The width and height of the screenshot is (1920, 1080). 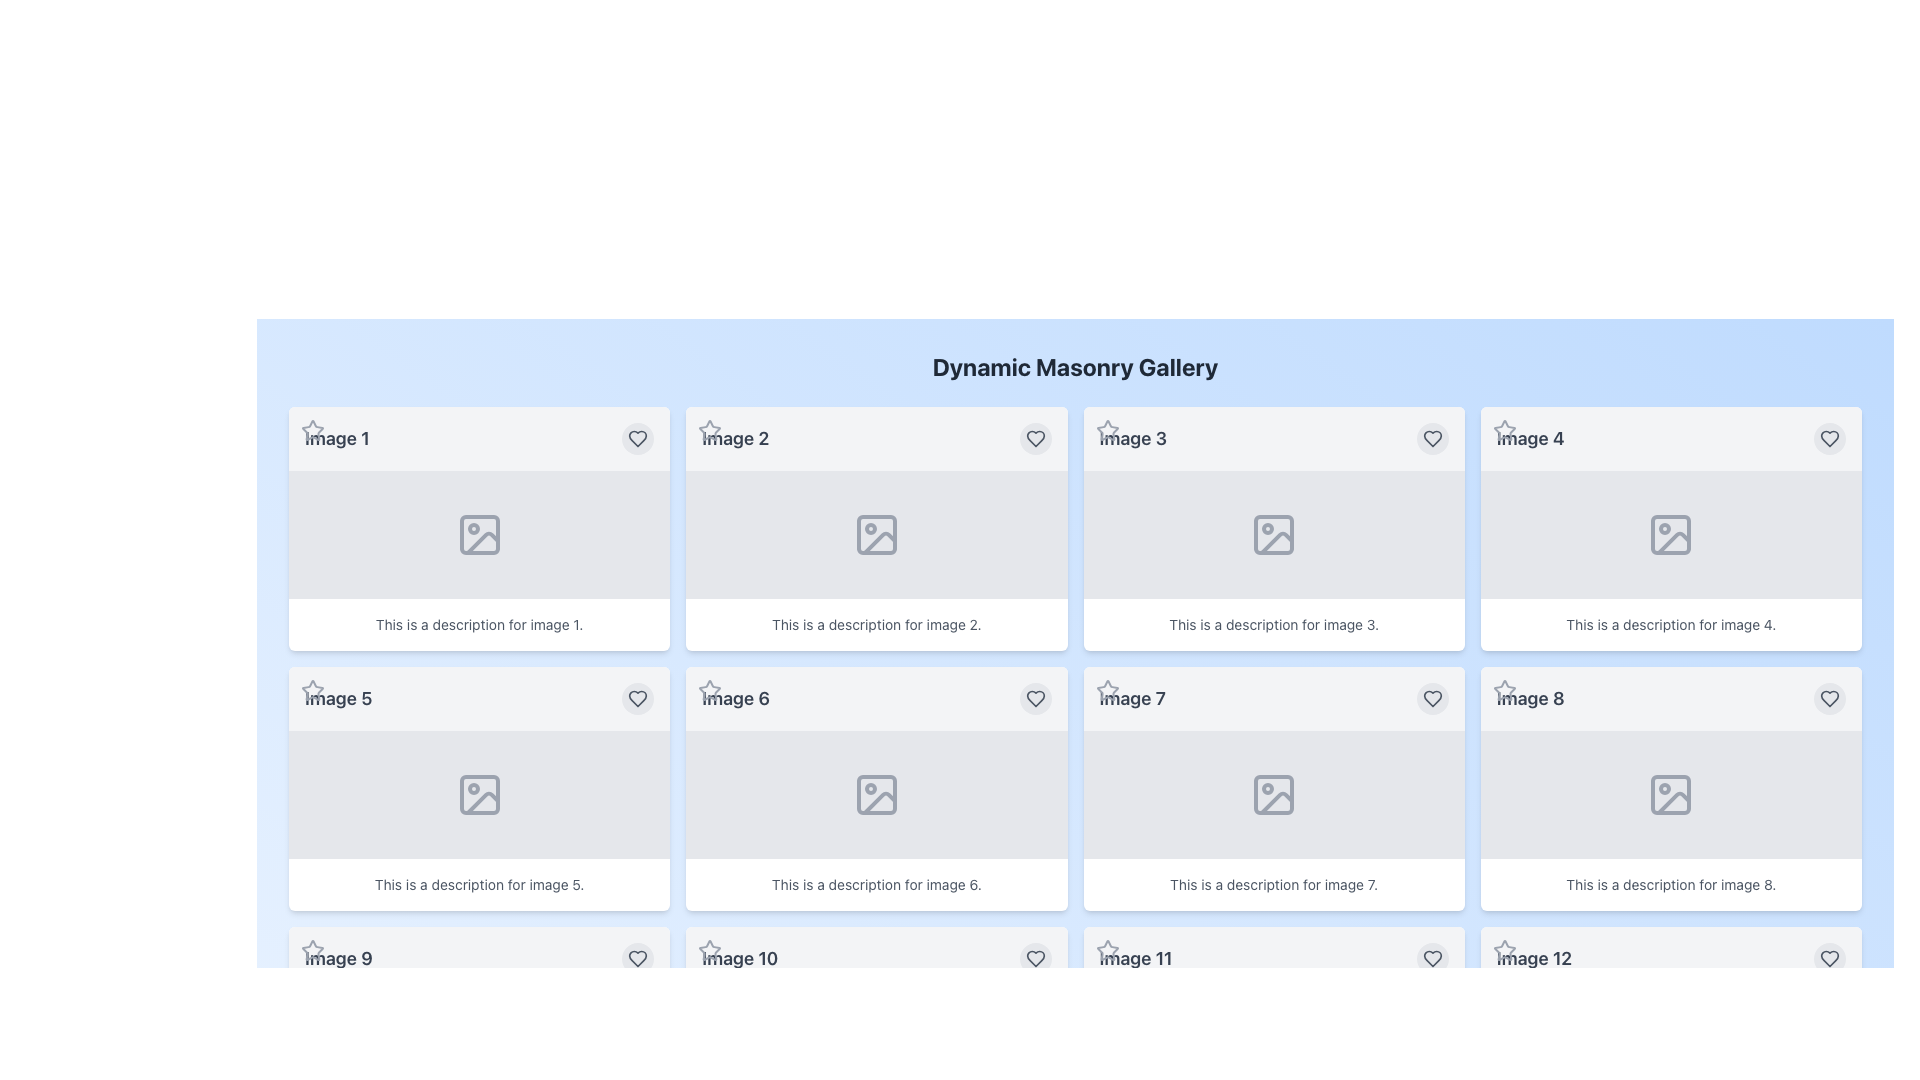 What do you see at coordinates (710, 689) in the screenshot?
I see `the star SVG icon located in the top-left corner of the card labeled 'Image 6' to mark it as a favorite` at bounding box center [710, 689].